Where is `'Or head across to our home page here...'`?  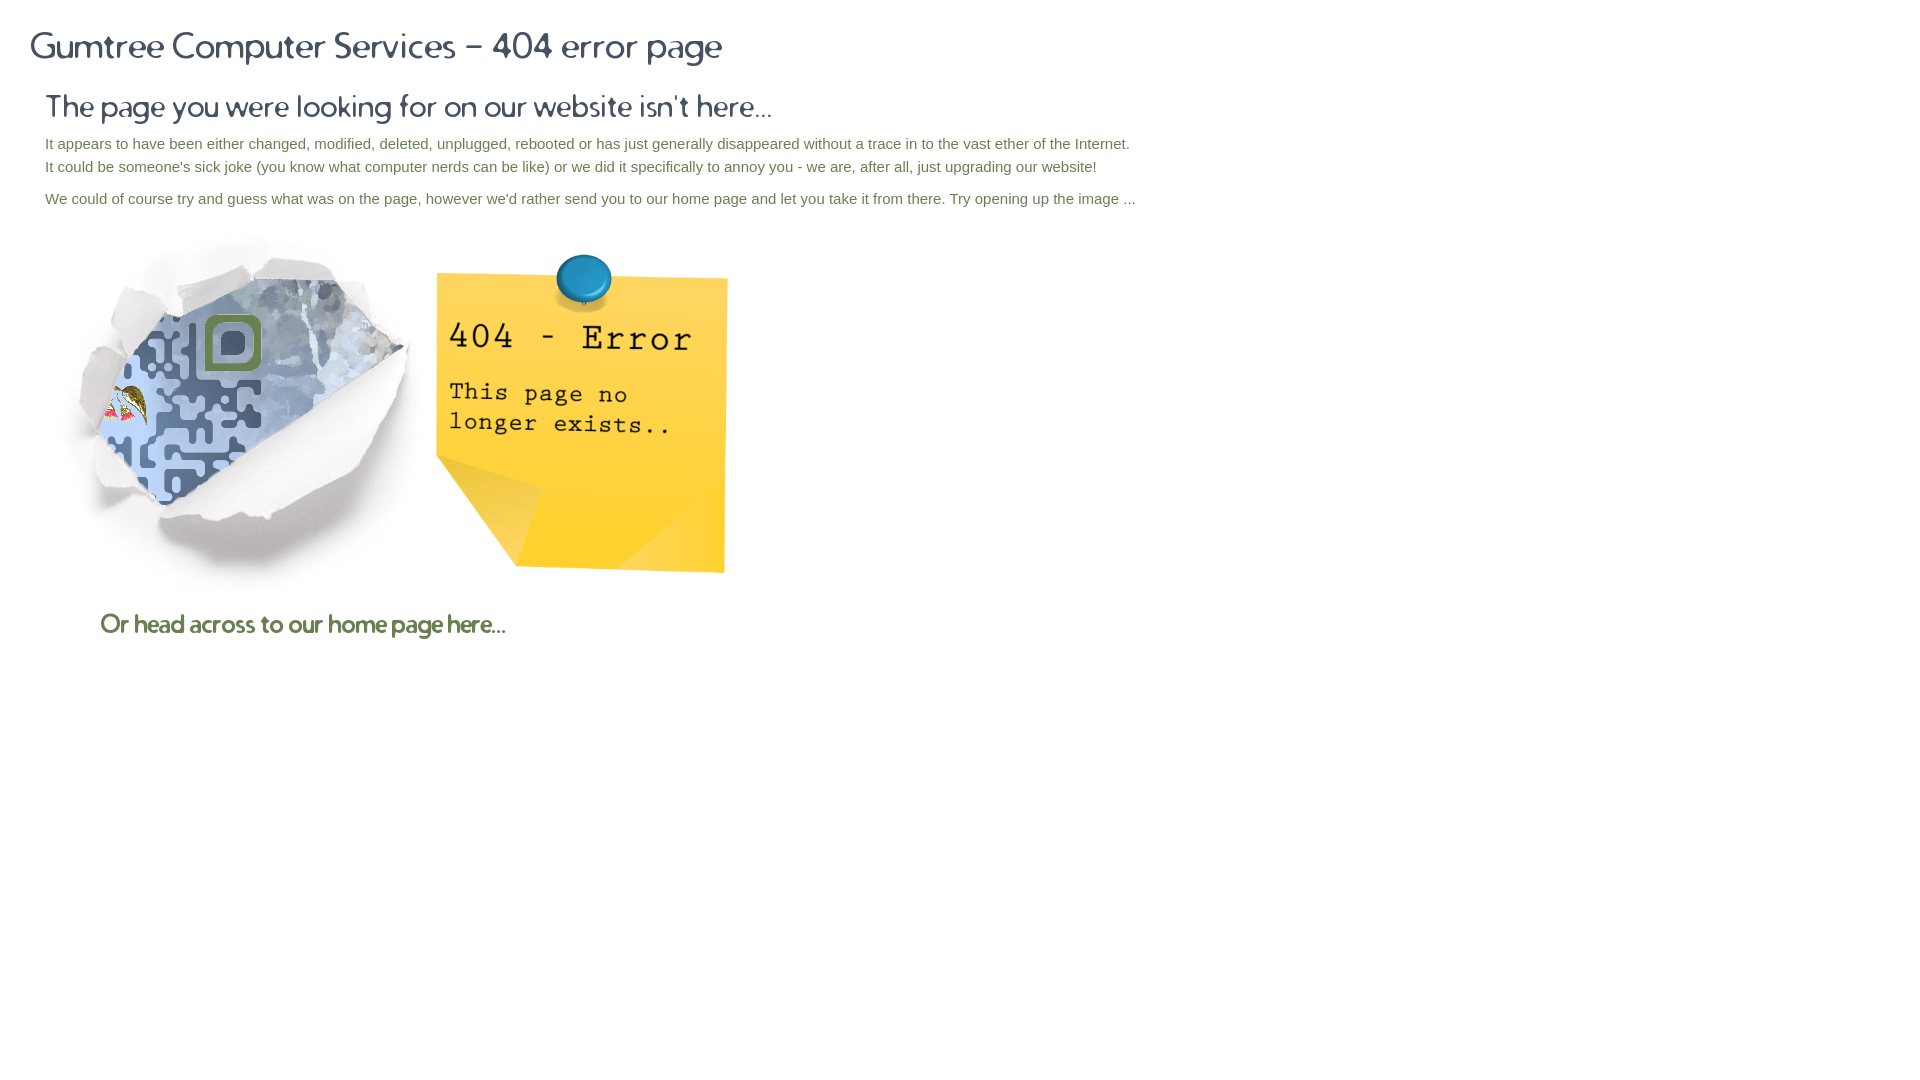
'Or head across to our home page here...' is located at coordinates (301, 623).